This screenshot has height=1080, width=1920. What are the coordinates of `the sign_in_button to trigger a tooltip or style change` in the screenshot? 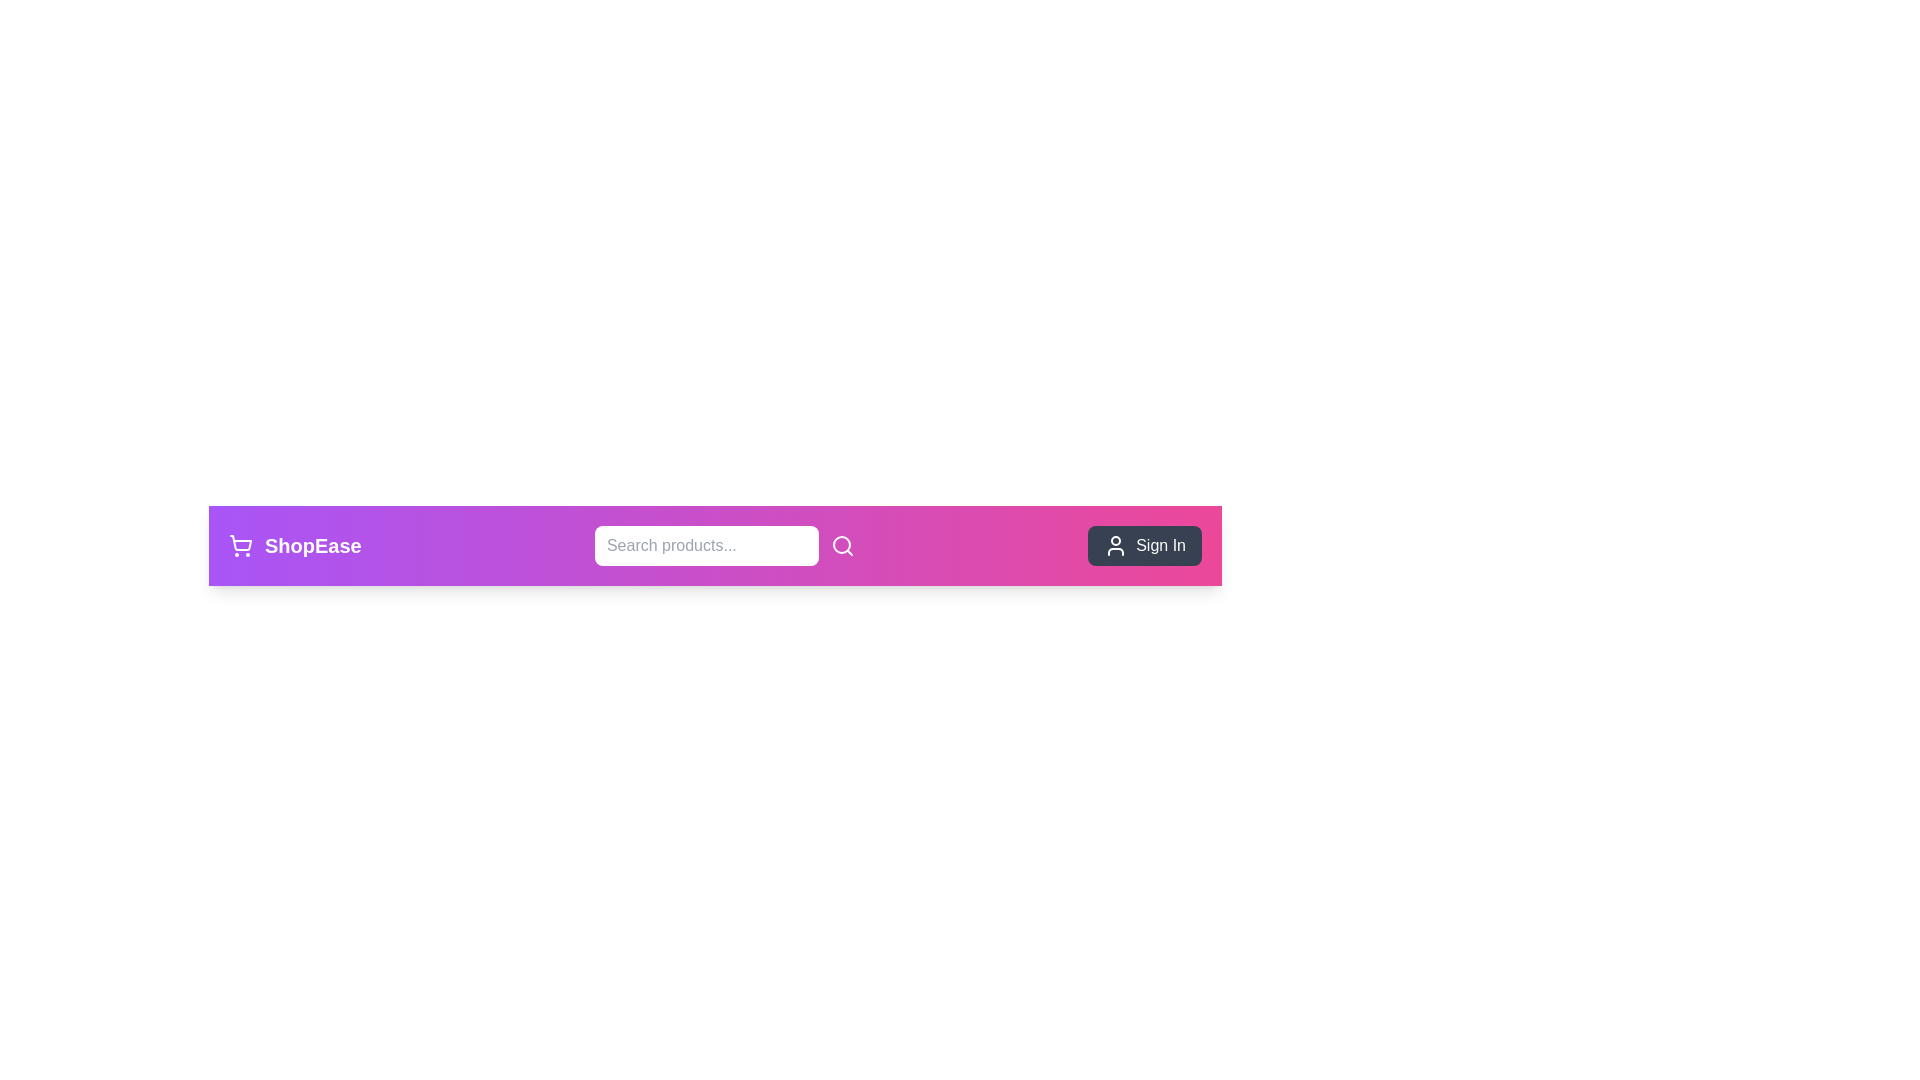 It's located at (1145, 546).